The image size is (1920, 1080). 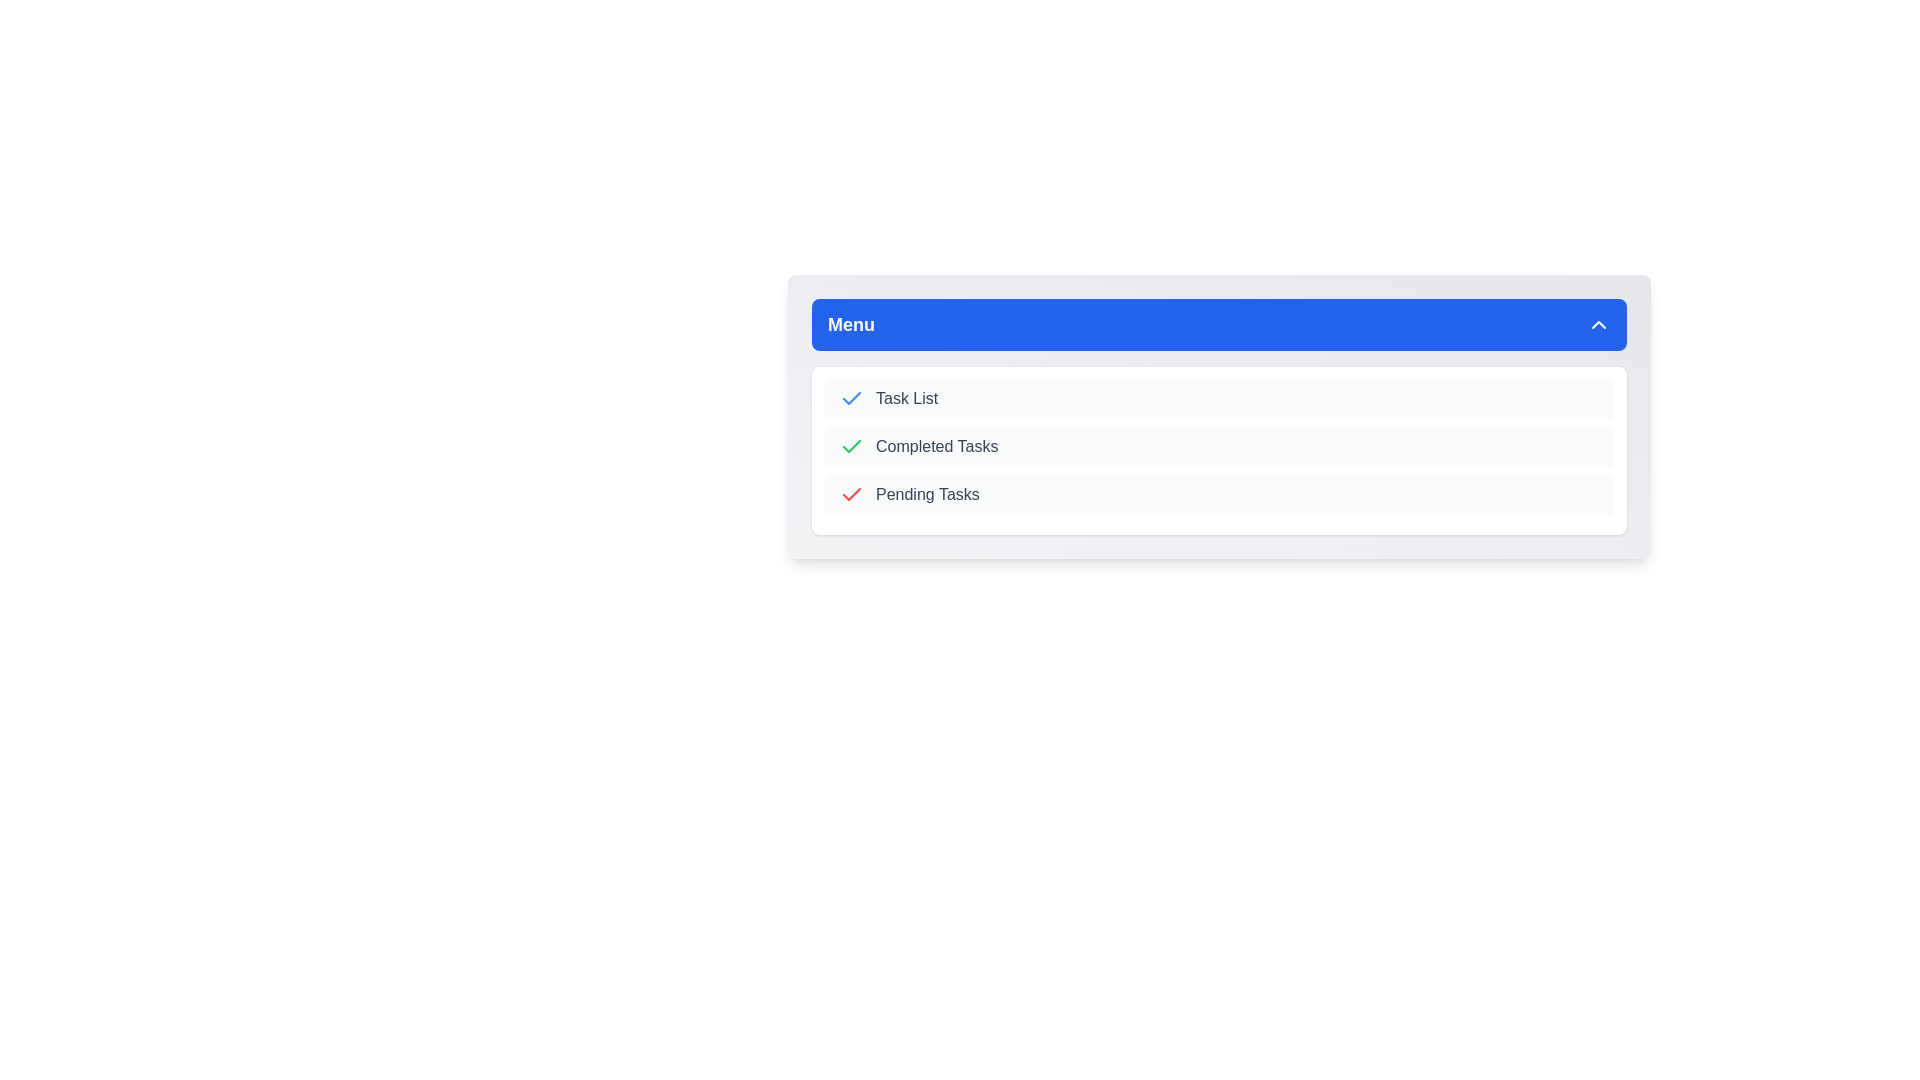 I want to click on the completion indicator icon, represented by a checkmark, located in the 'Completed Tasks' section of the menu list, so click(x=851, y=446).